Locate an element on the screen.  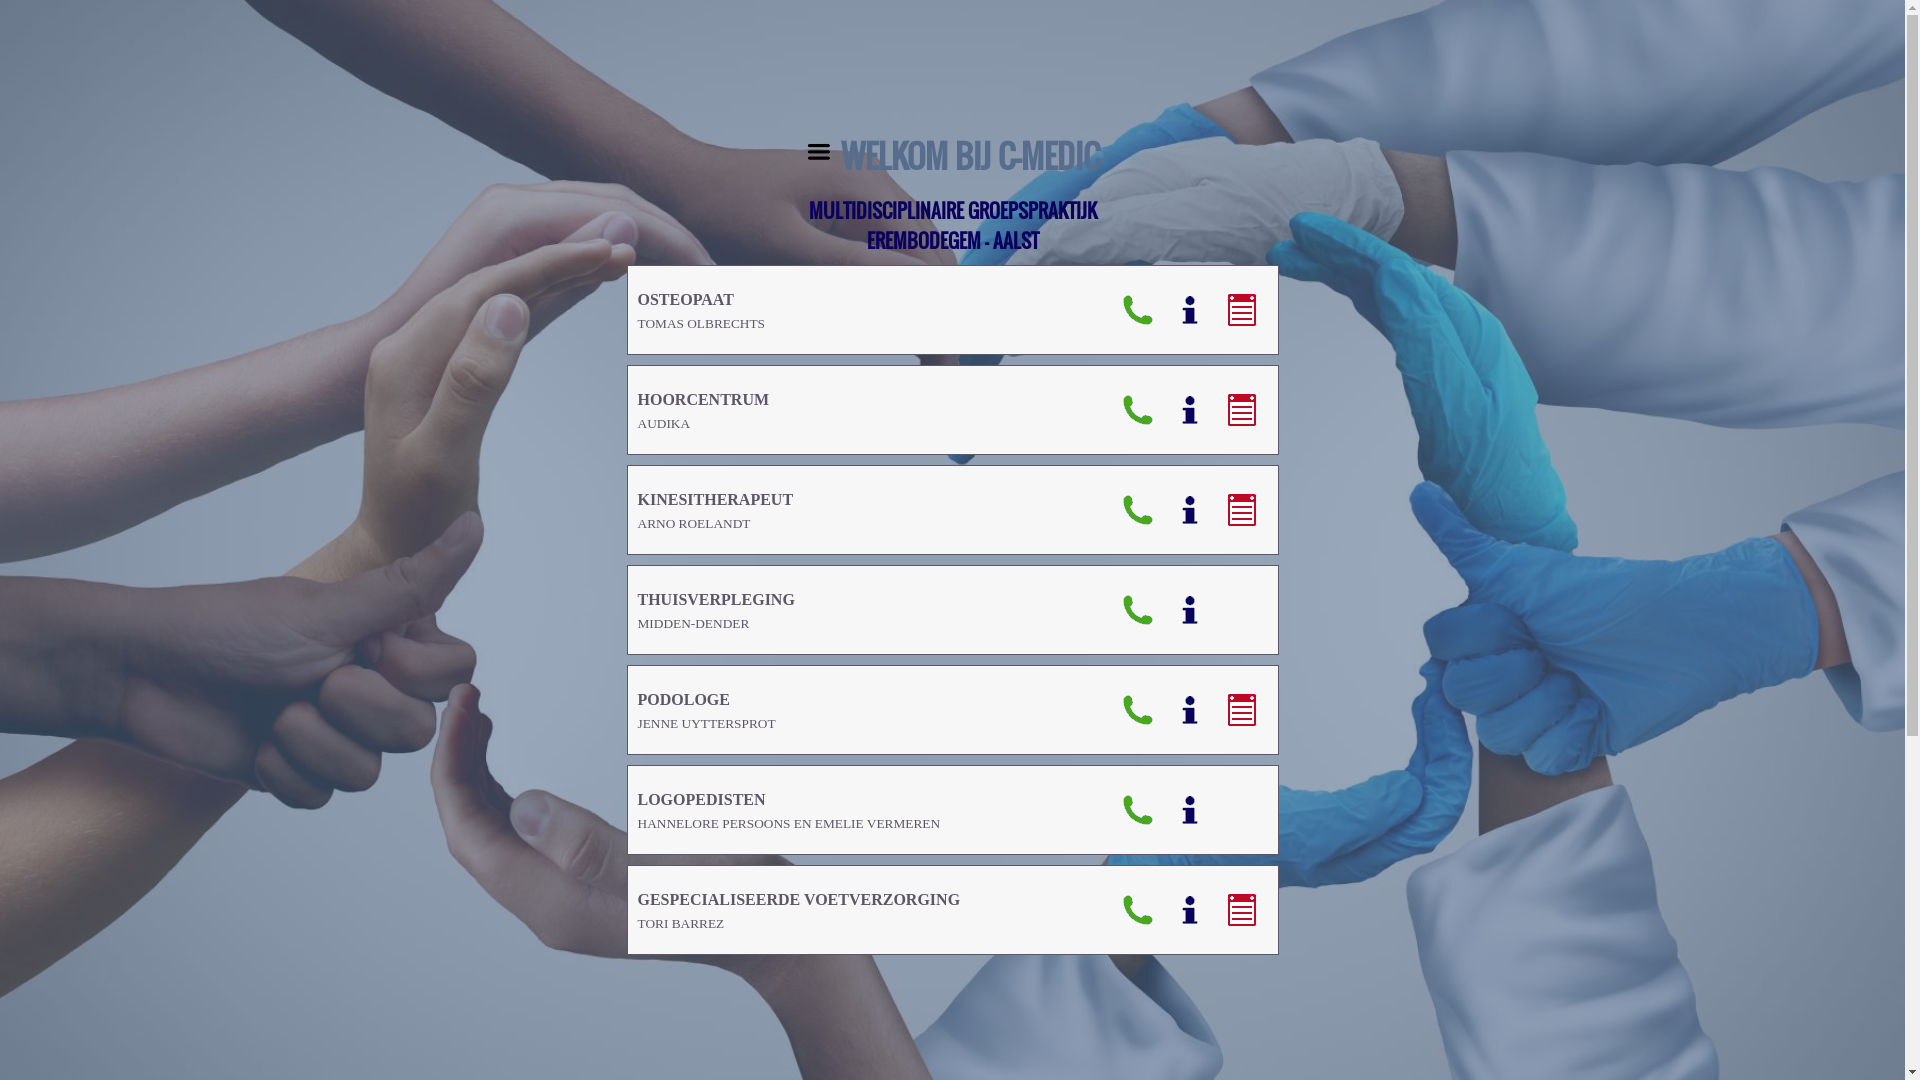
'Online afspraak' is located at coordinates (1214, 309).